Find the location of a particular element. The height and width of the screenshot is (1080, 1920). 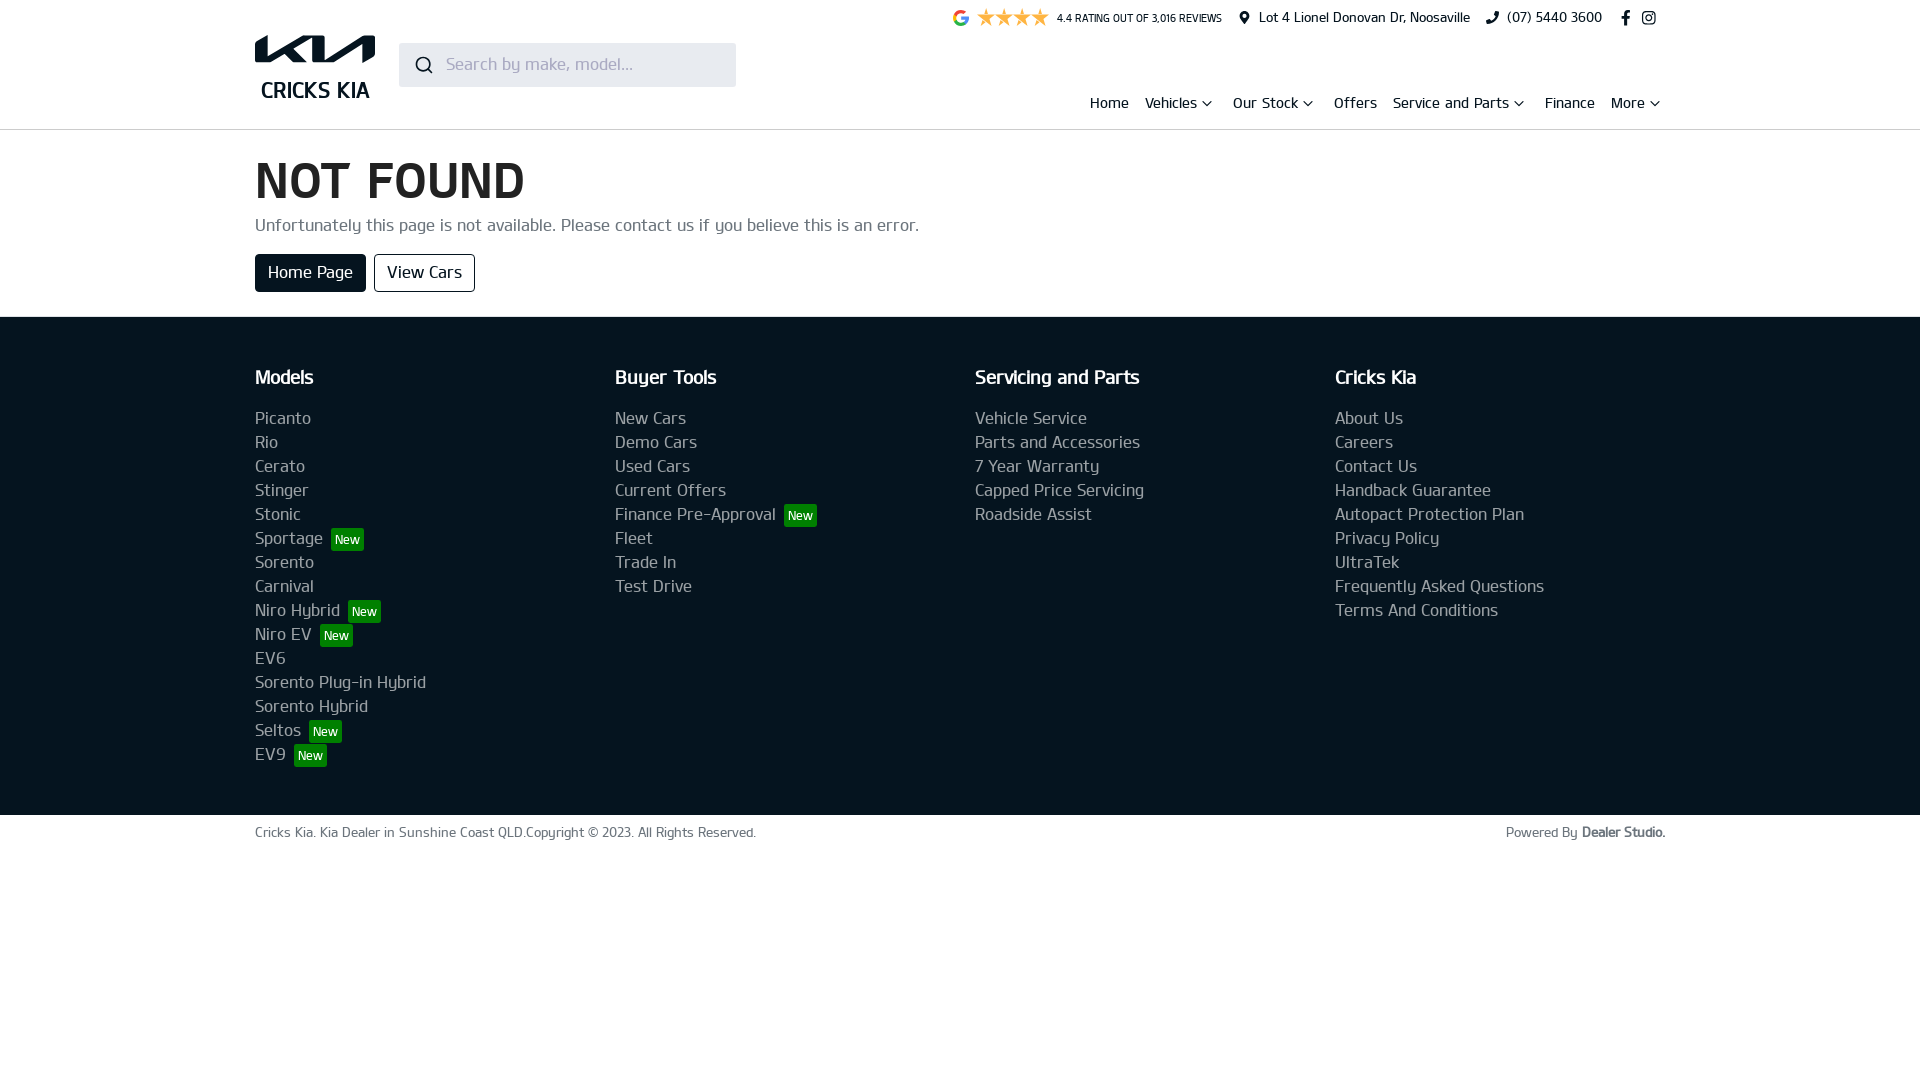

'EV6' is located at coordinates (269, 658).